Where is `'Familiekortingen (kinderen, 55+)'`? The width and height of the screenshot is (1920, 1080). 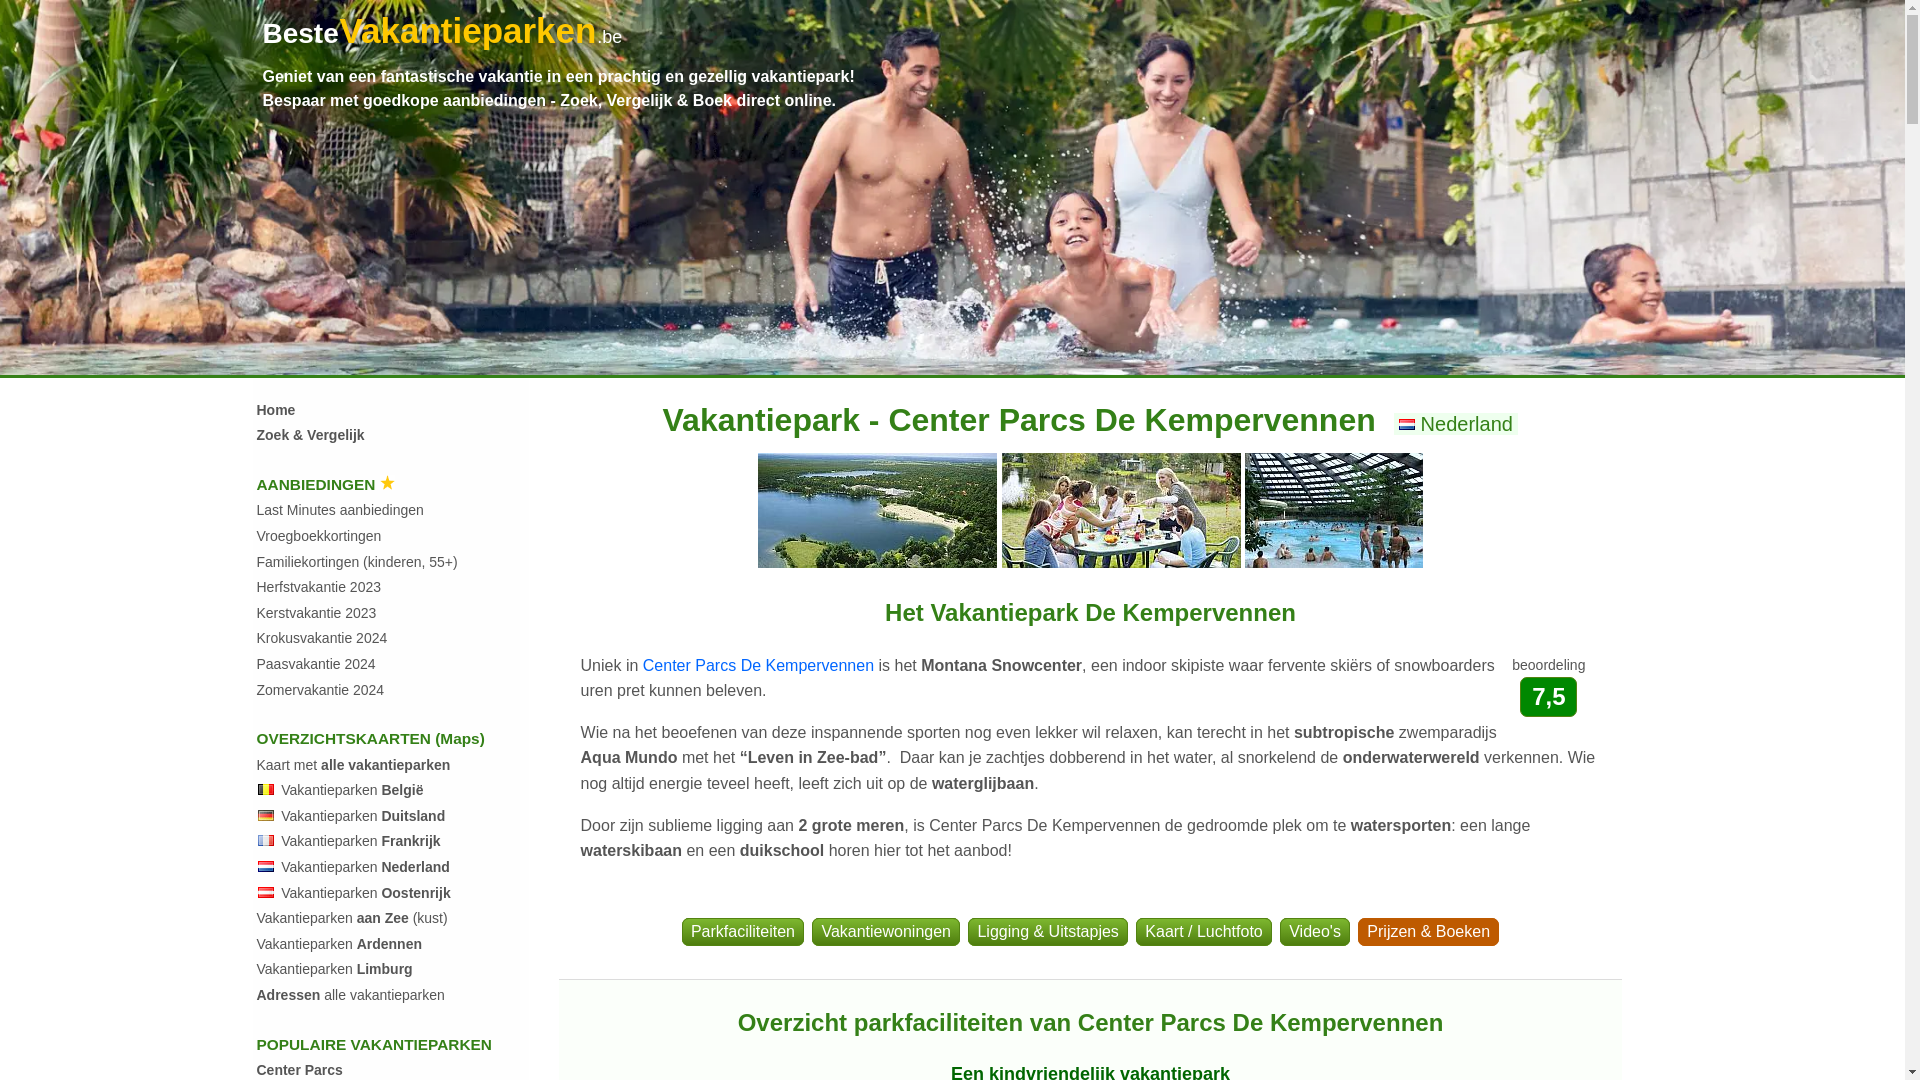 'Familiekortingen (kinderen, 55+)' is located at coordinates (356, 562).